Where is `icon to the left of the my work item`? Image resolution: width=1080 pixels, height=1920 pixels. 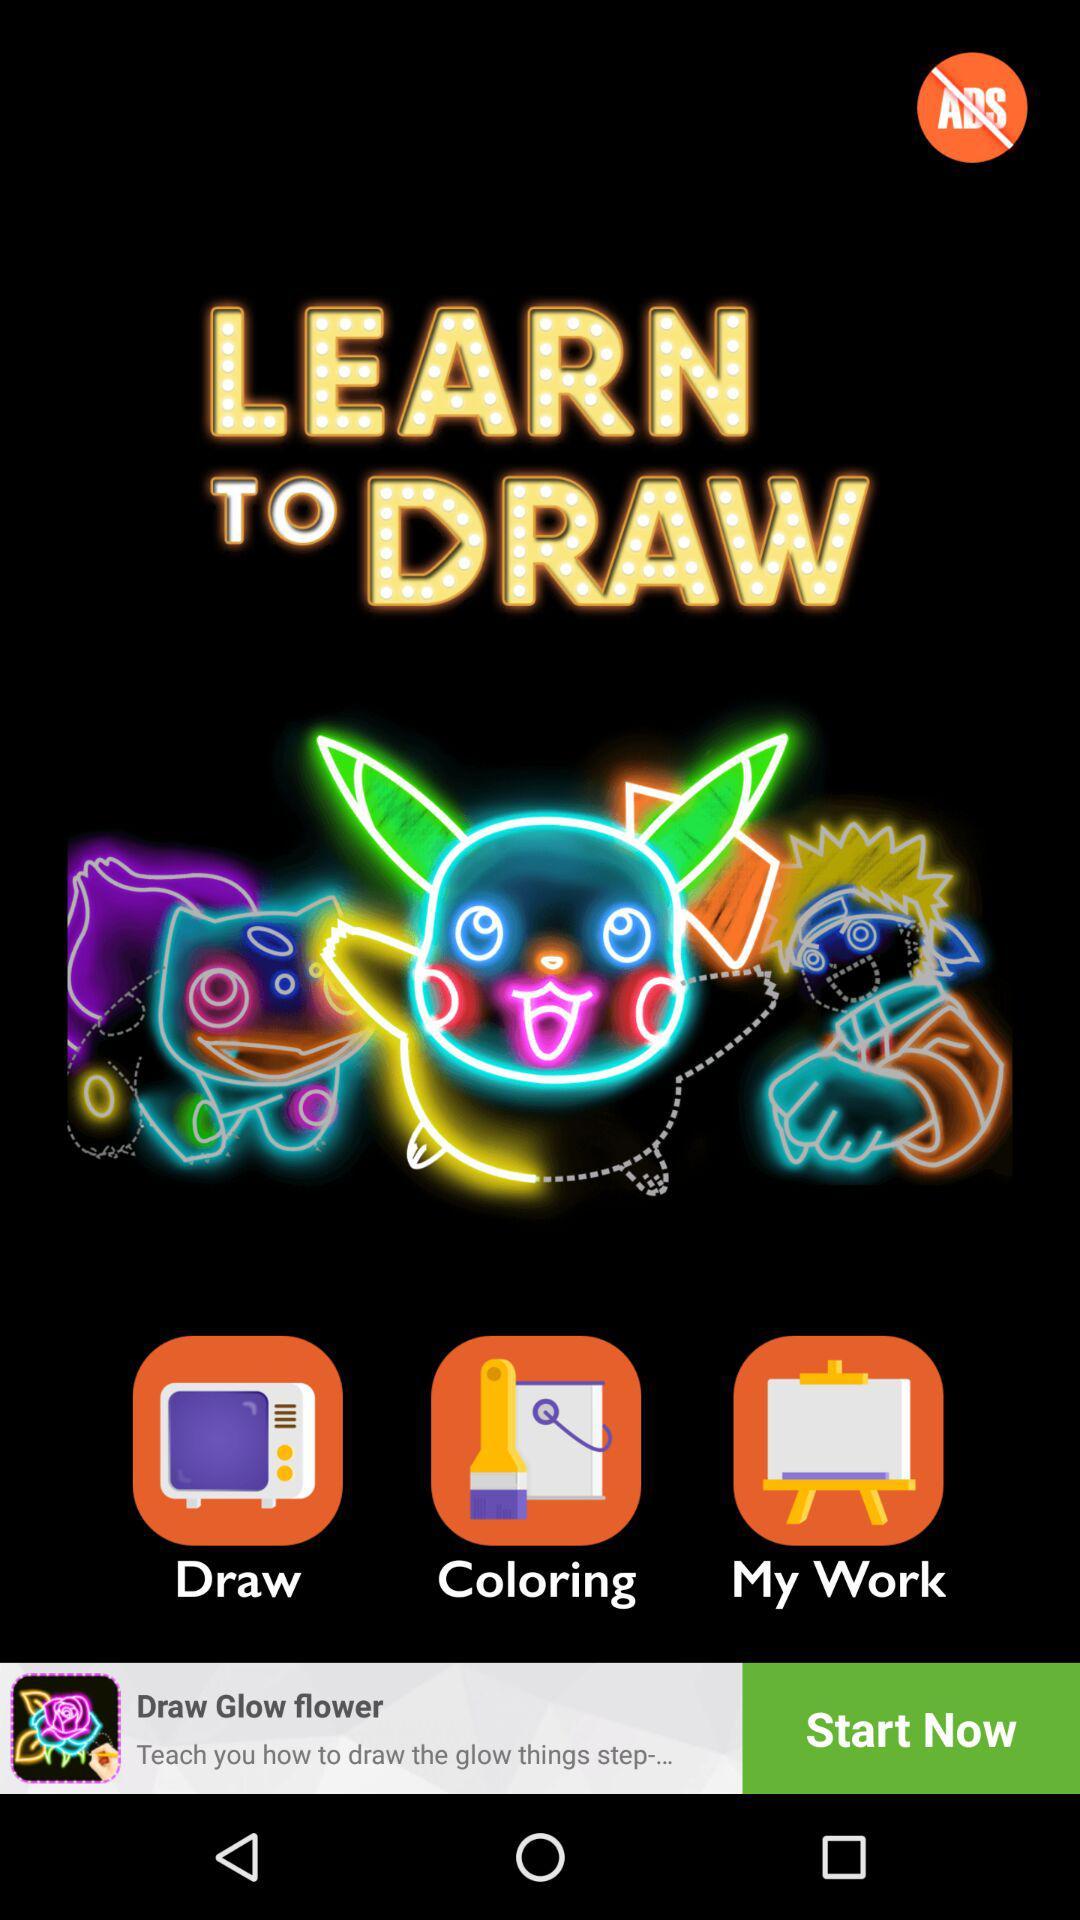 icon to the left of the my work item is located at coordinates (535, 1441).